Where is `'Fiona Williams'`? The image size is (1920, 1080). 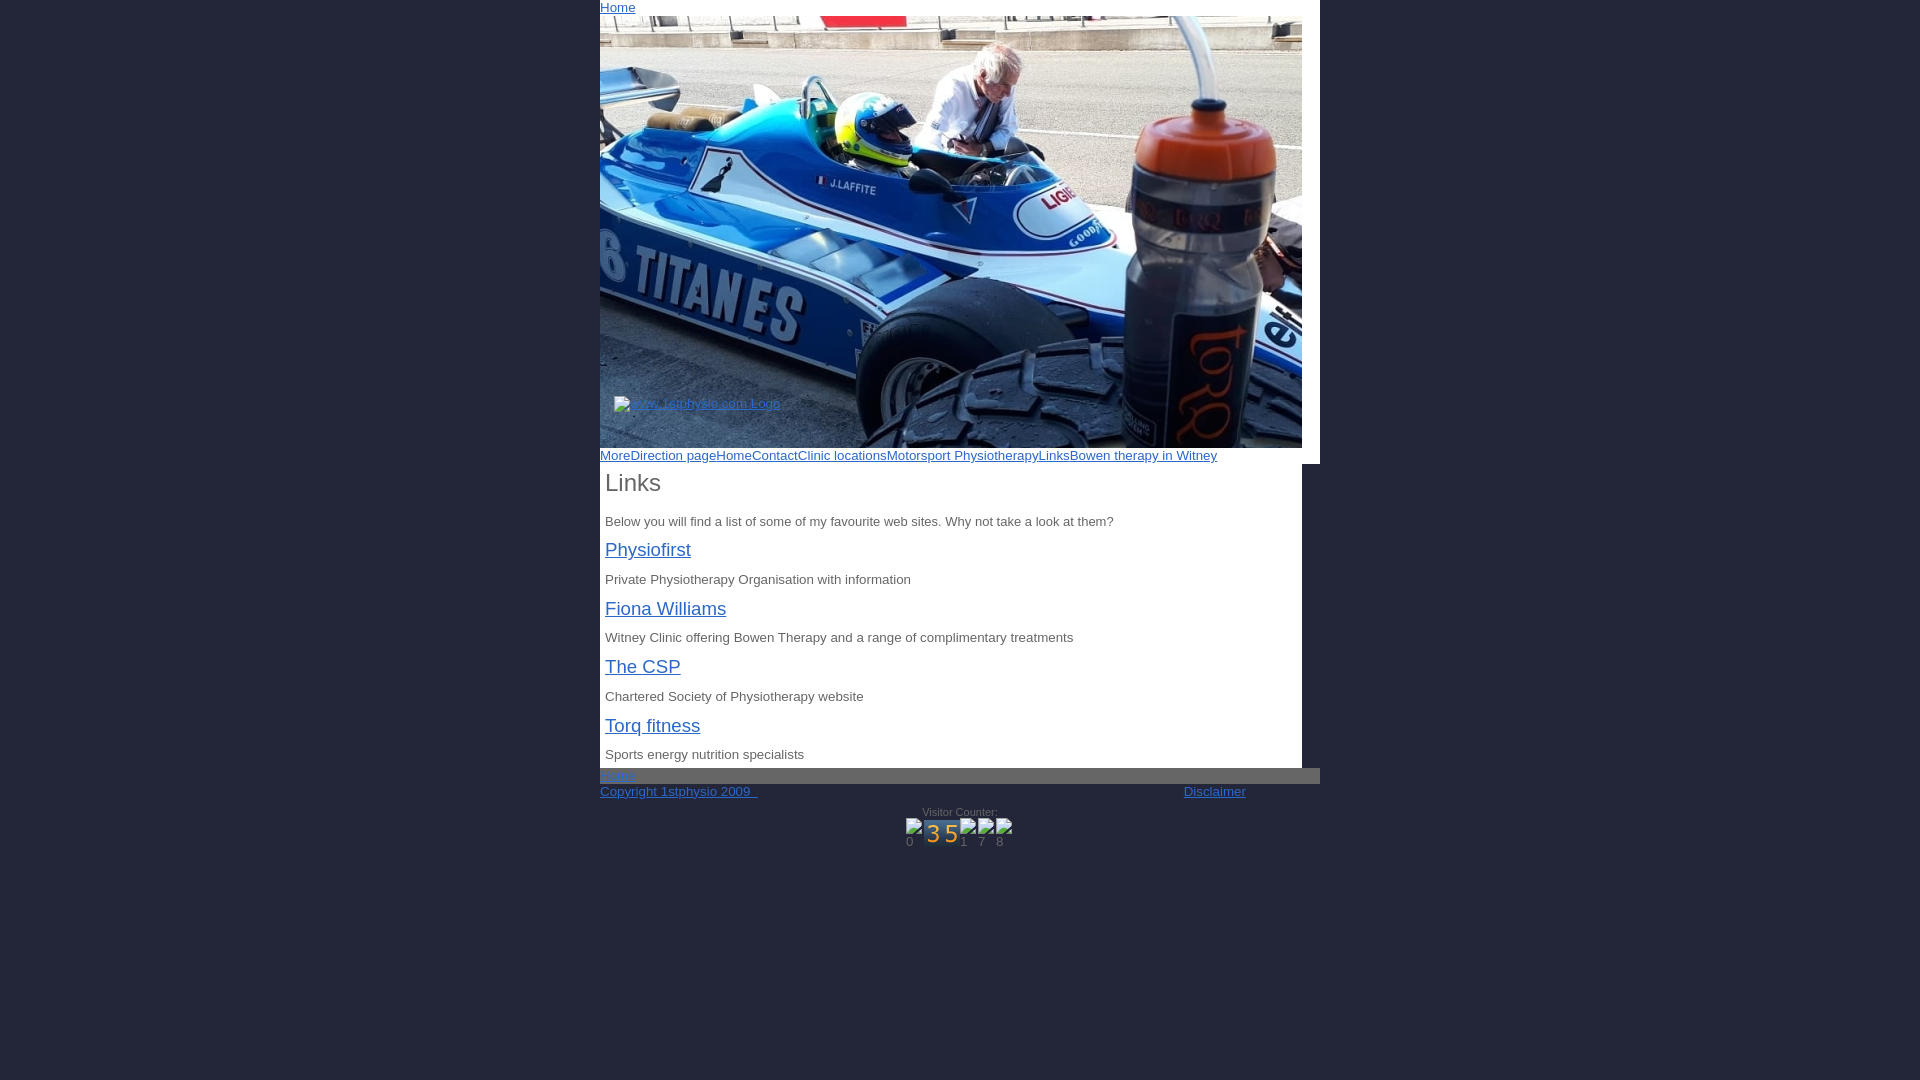
'Fiona Williams' is located at coordinates (603, 607).